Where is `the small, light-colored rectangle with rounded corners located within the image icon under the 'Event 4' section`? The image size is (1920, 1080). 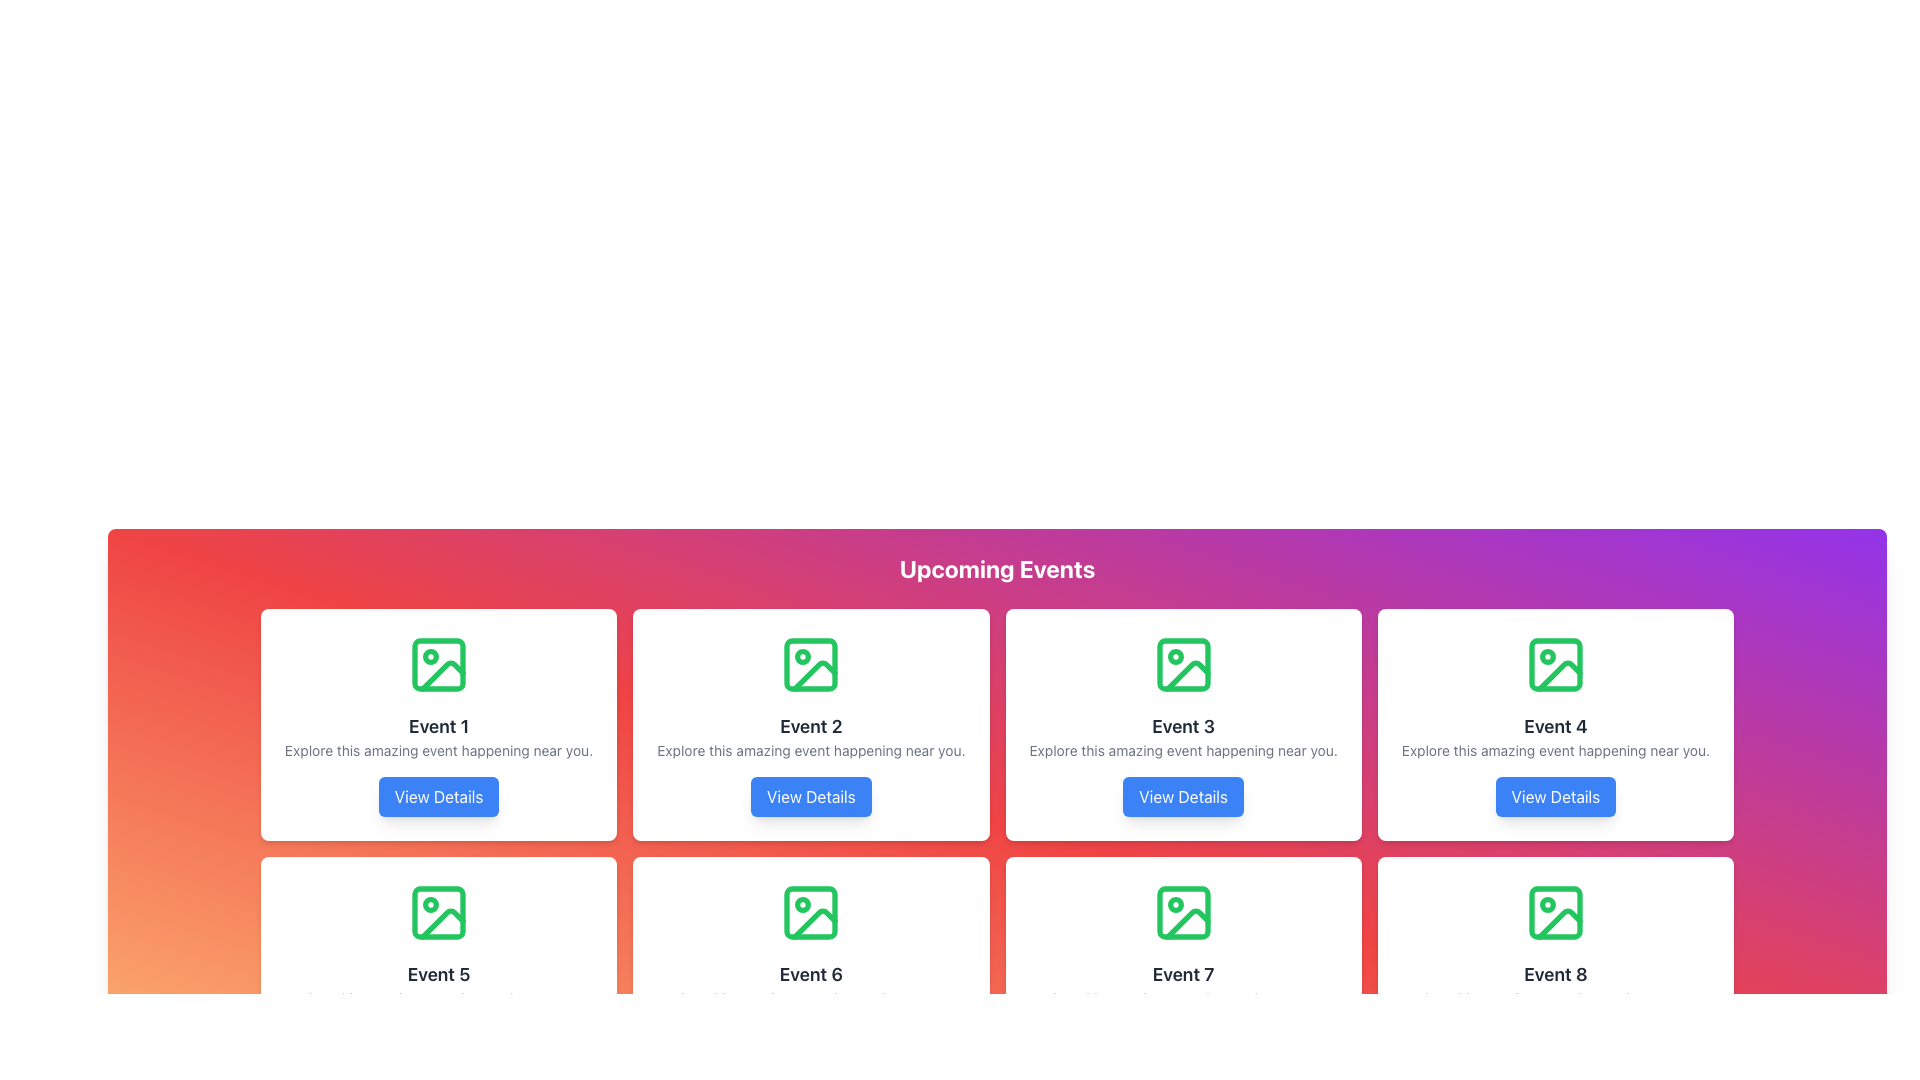
the small, light-colored rectangle with rounded corners located within the image icon under the 'Event 4' section is located at coordinates (1554, 664).